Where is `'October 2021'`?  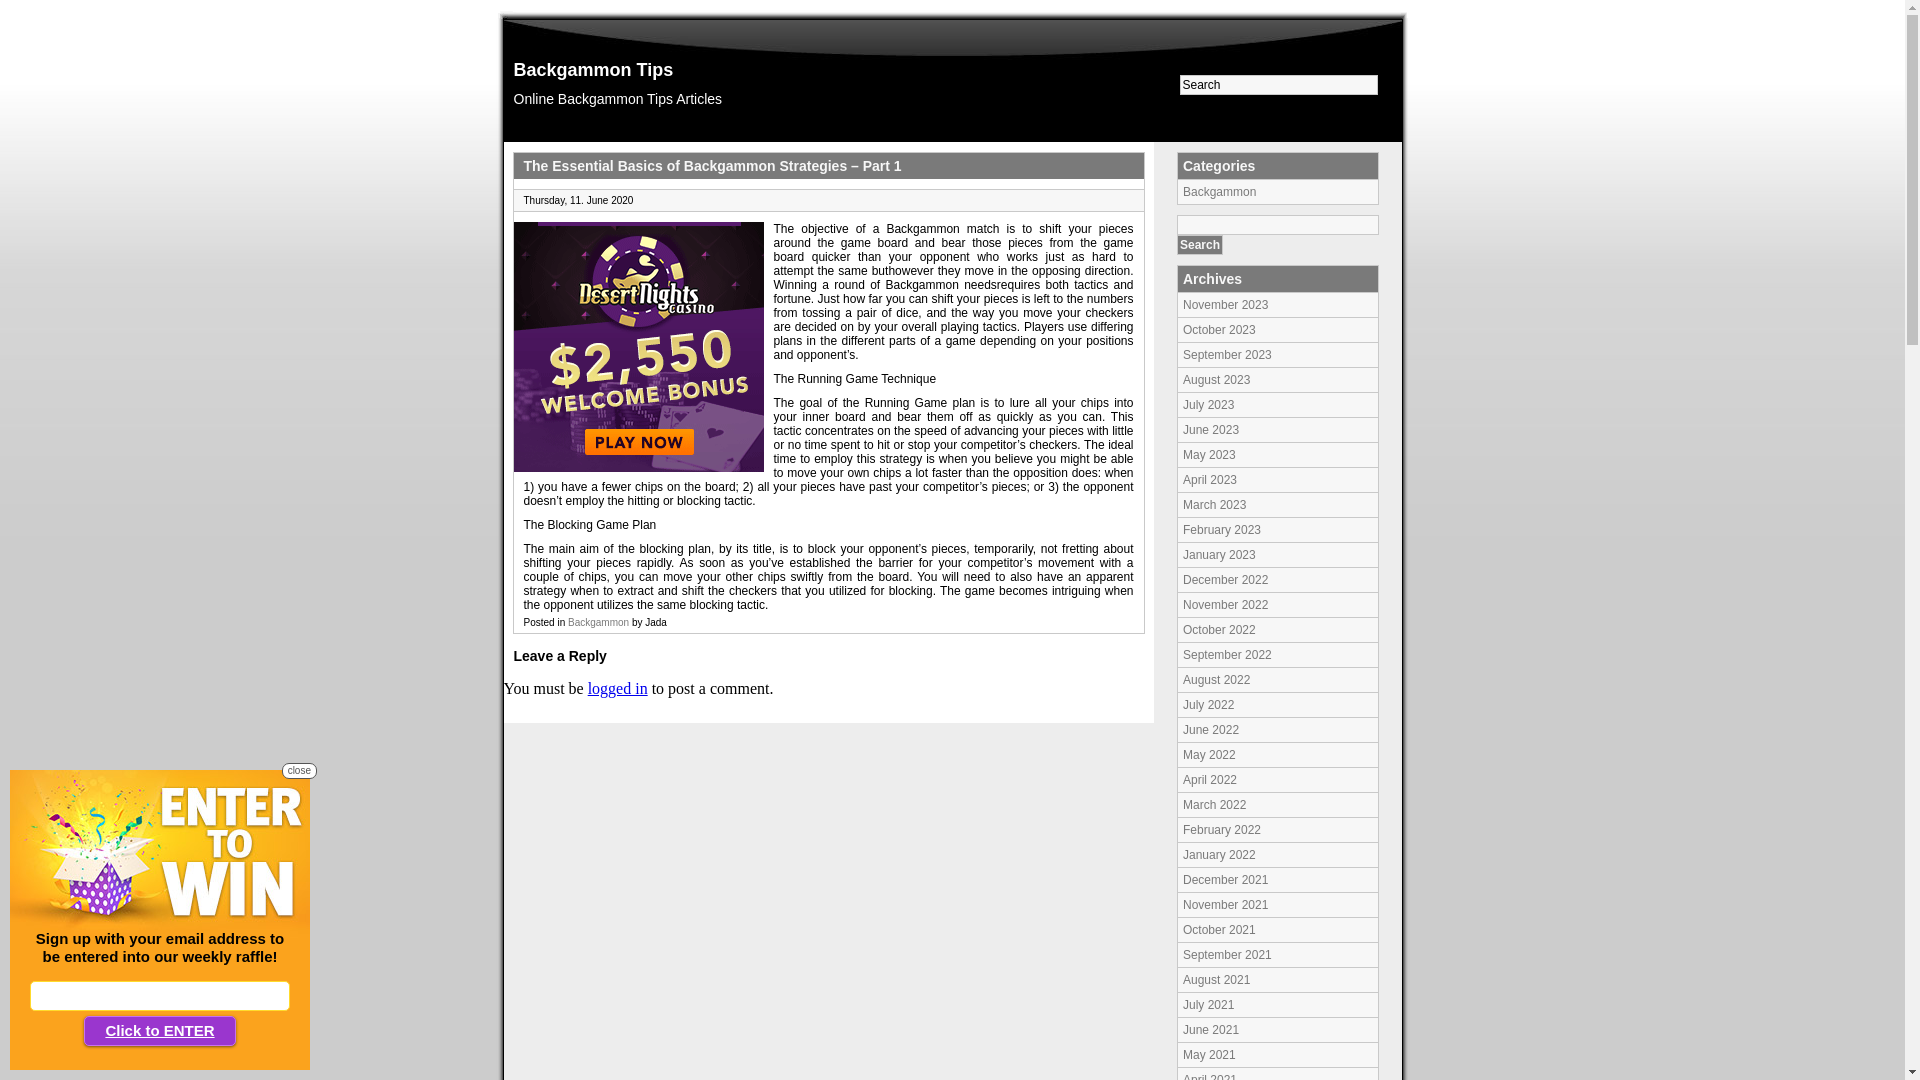 'October 2021' is located at coordinates (1218, 929).